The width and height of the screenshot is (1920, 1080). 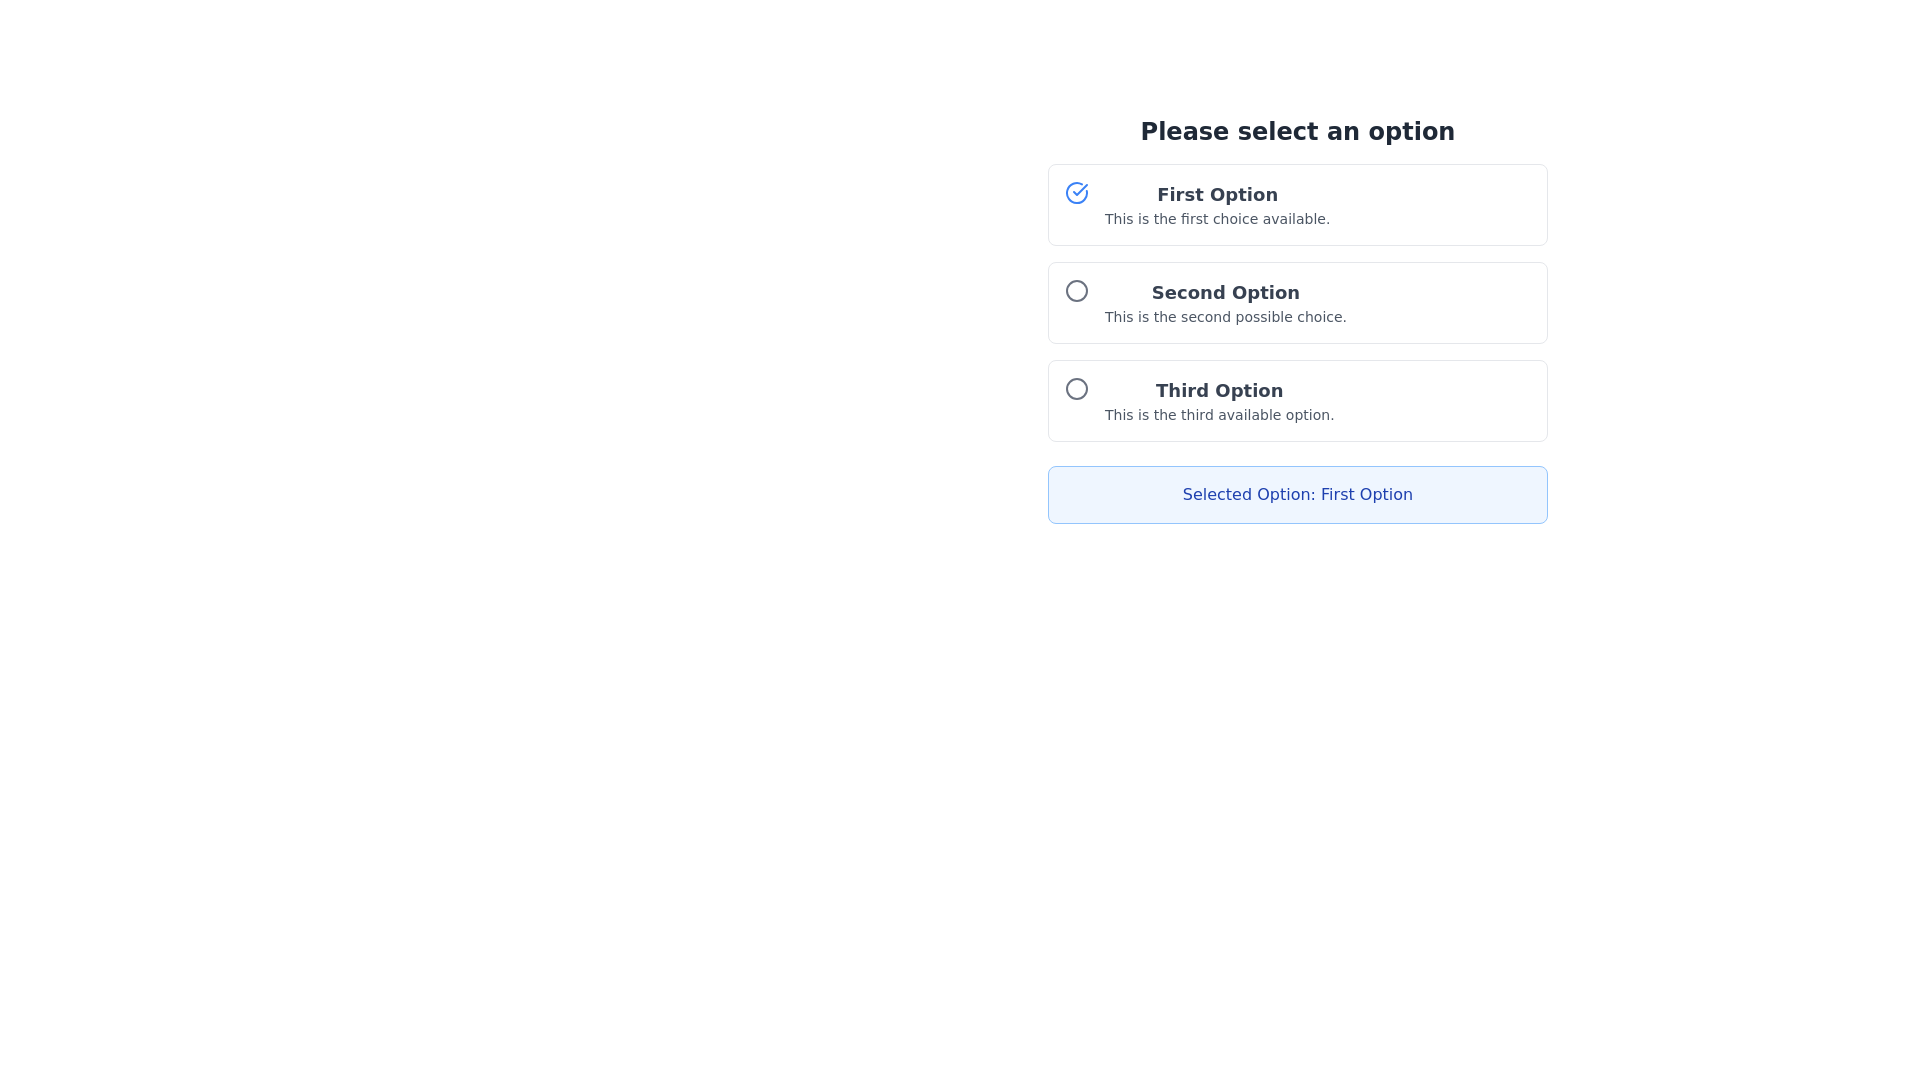 What do you see at coordinates (1297, 494) in the screenshot?
I see `displayed information from the notification box with a light blue background and blue border, containing the text 'Selected Option: First Option'` at bounding box center [1297, 494].